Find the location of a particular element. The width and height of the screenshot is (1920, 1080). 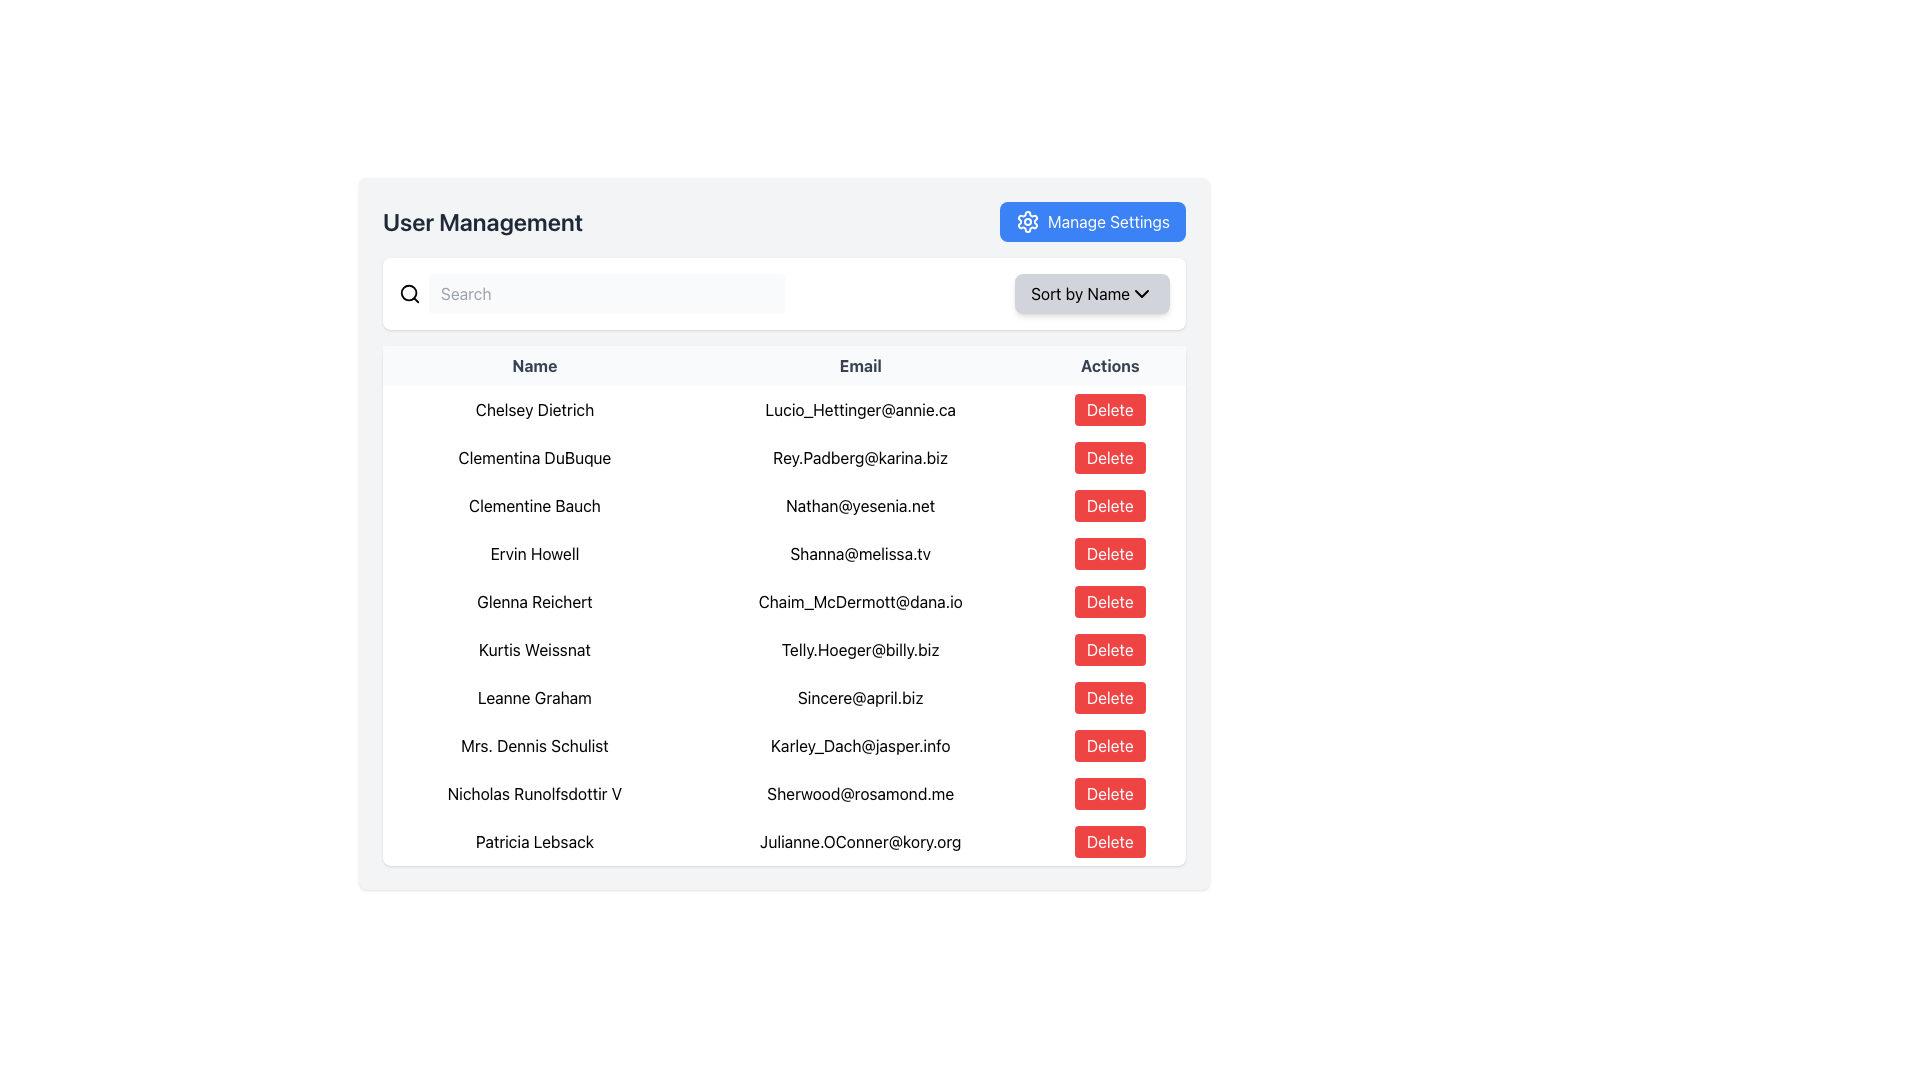

the Delete button located in the Actions column of the row corresponding to the user 'Ervin Howell' with email 'Shanna@melissa.tv' is located at coordinates (1109, 554).